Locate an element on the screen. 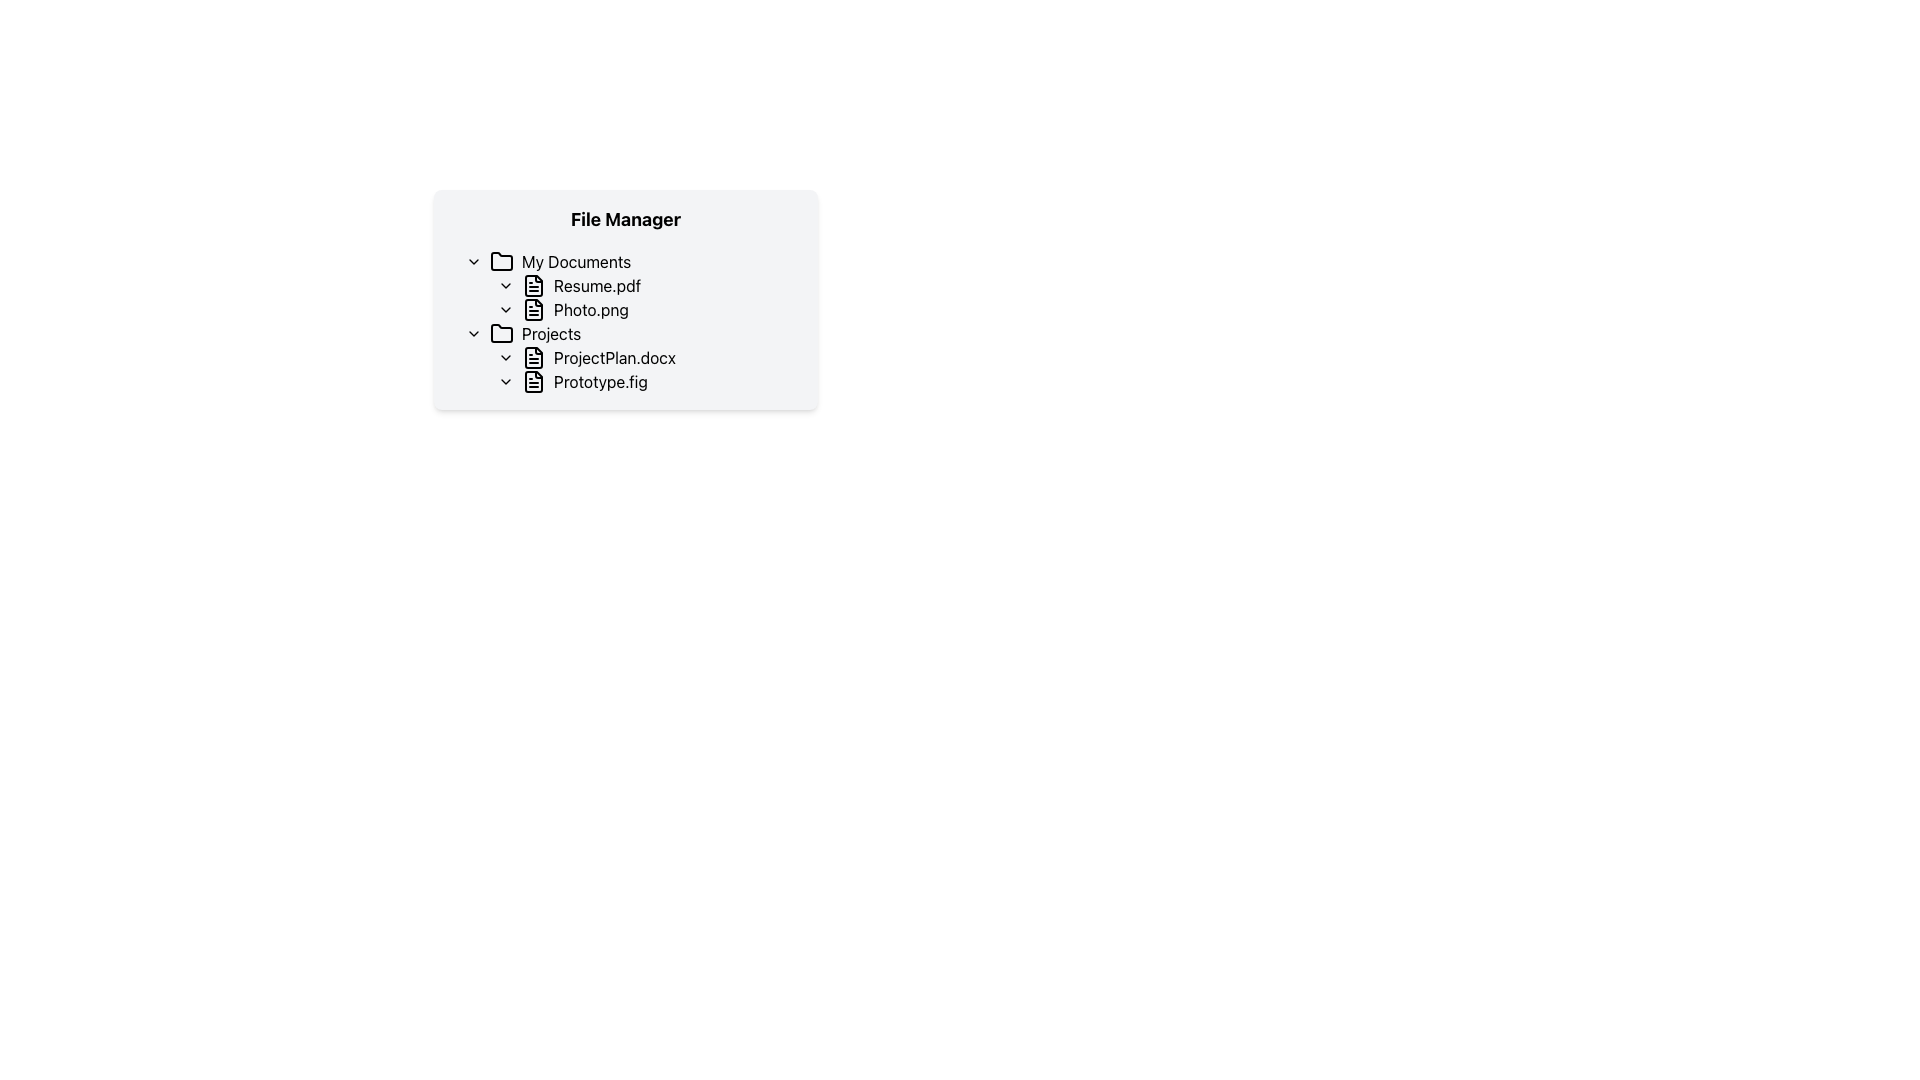 The height and width of the screenshot is (1080, 1920). the text display element that shows the filenames 'Resume.pdf' and 'Photo.png' located under the 'My Documents' folder is located at coordinates (632, 297).